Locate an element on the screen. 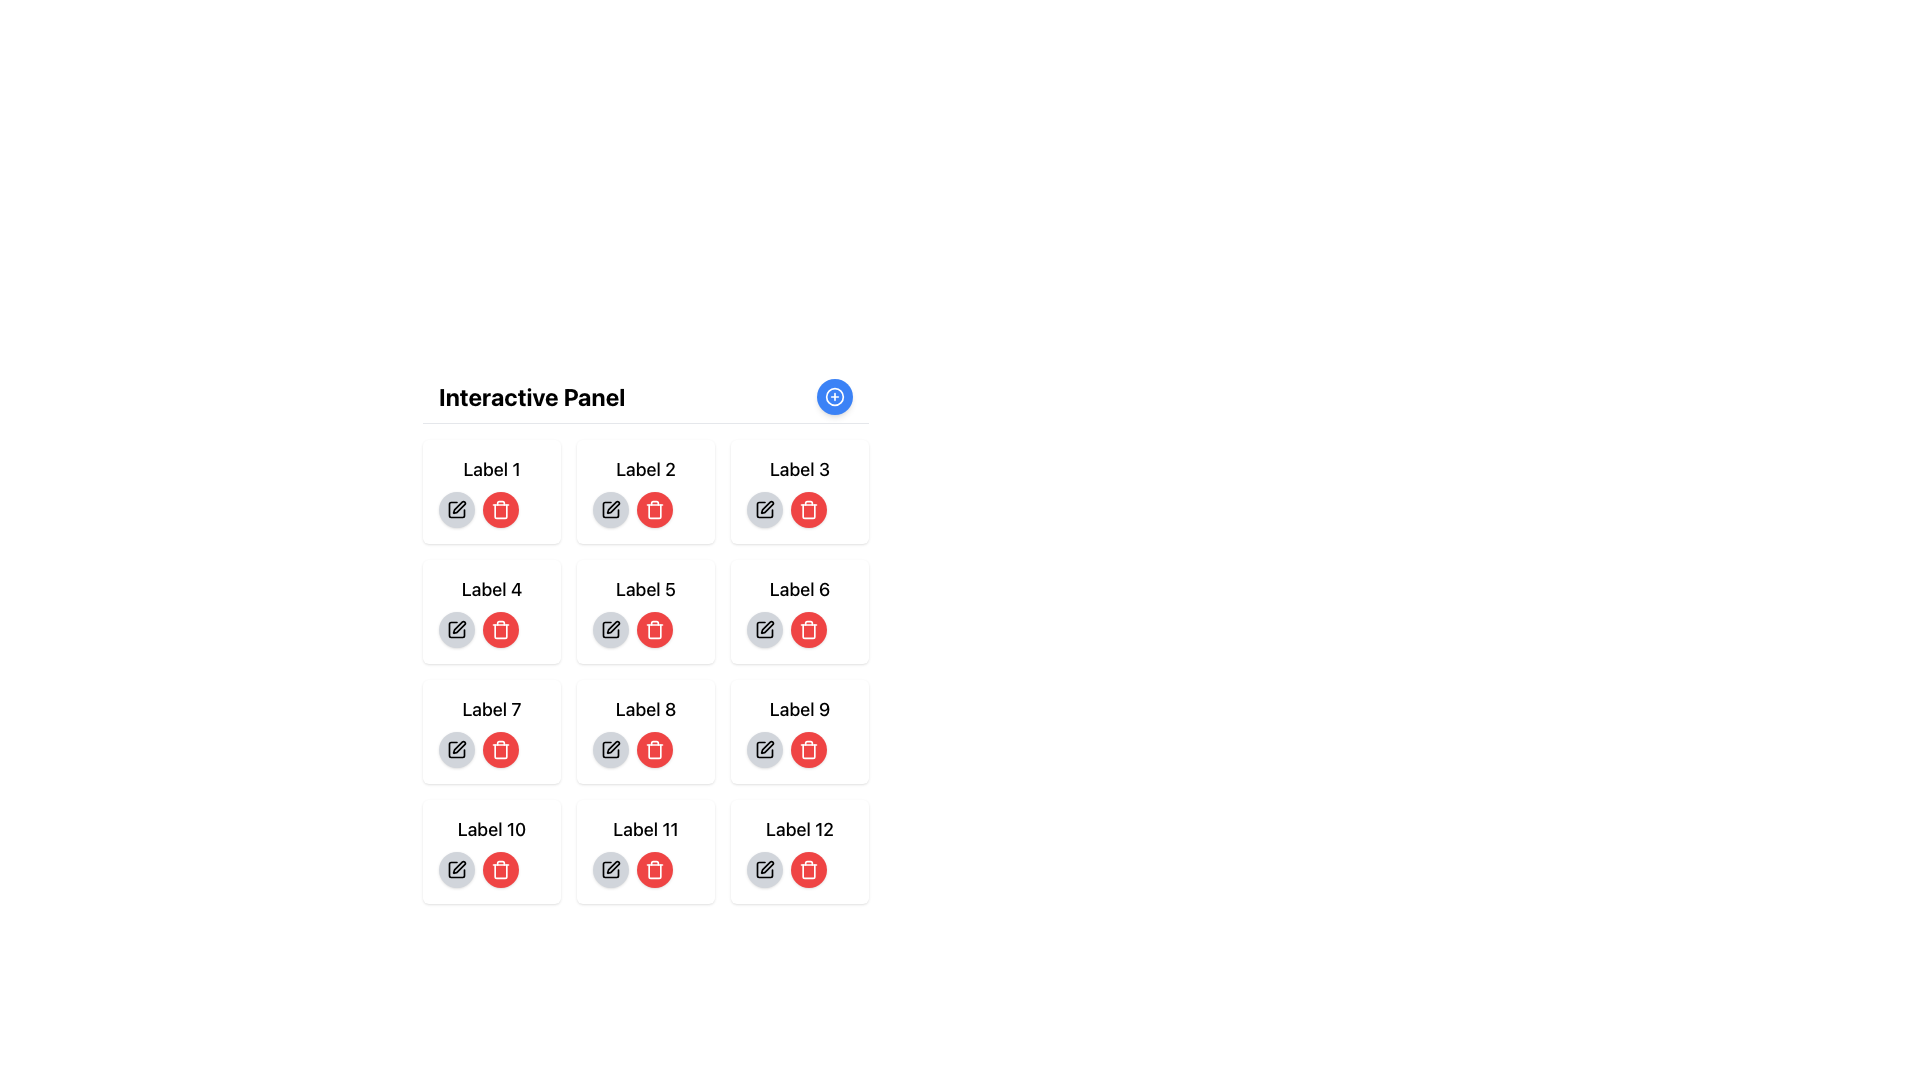 The height and width of the screenshot is (1080, 1920). the text label displaying 'Label 10', which is located in the bottom-left corner of the interface layout and styled in a medium font size is located at coordinates (491, 829).